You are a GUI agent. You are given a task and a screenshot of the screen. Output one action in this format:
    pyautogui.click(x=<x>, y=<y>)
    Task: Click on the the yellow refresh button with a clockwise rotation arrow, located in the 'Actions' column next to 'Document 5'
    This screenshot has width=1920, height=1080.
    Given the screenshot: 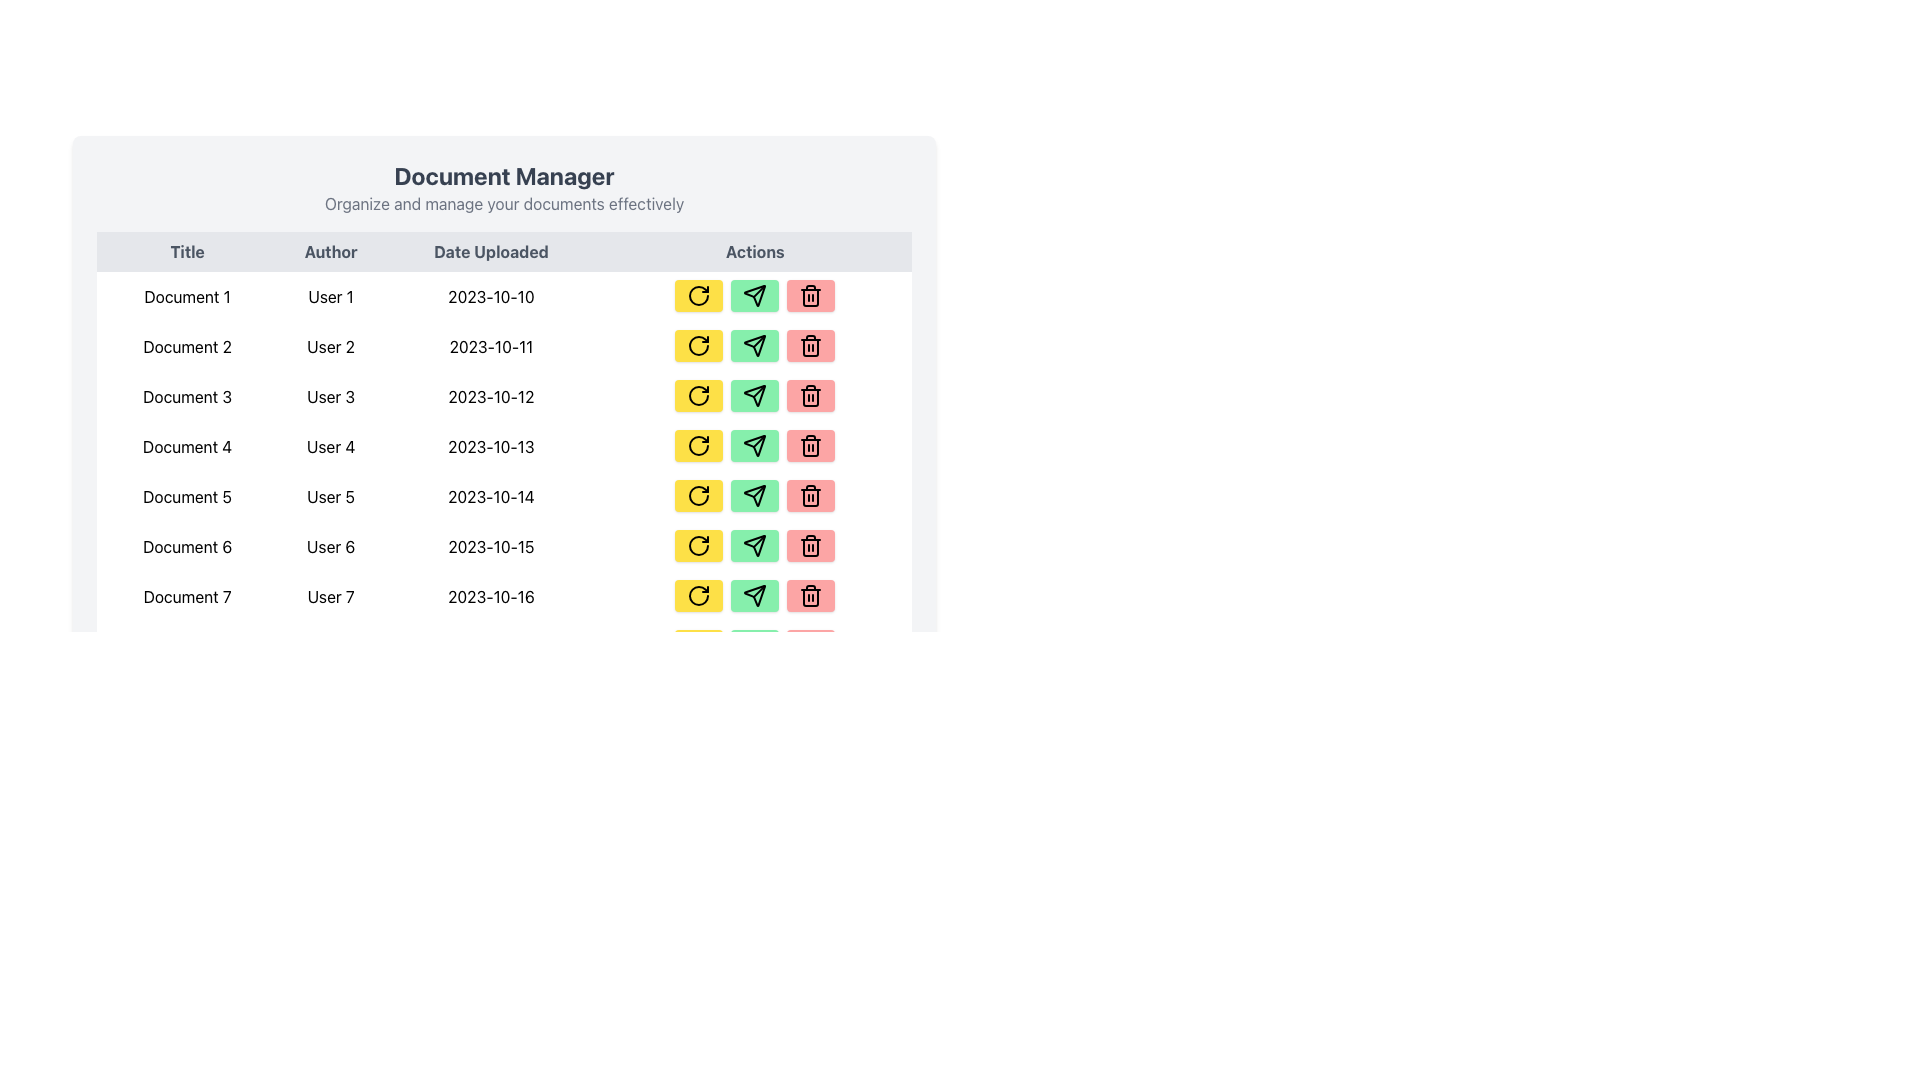 What is the action you would take?
    pyautogui.click(x=699, y=495)
    